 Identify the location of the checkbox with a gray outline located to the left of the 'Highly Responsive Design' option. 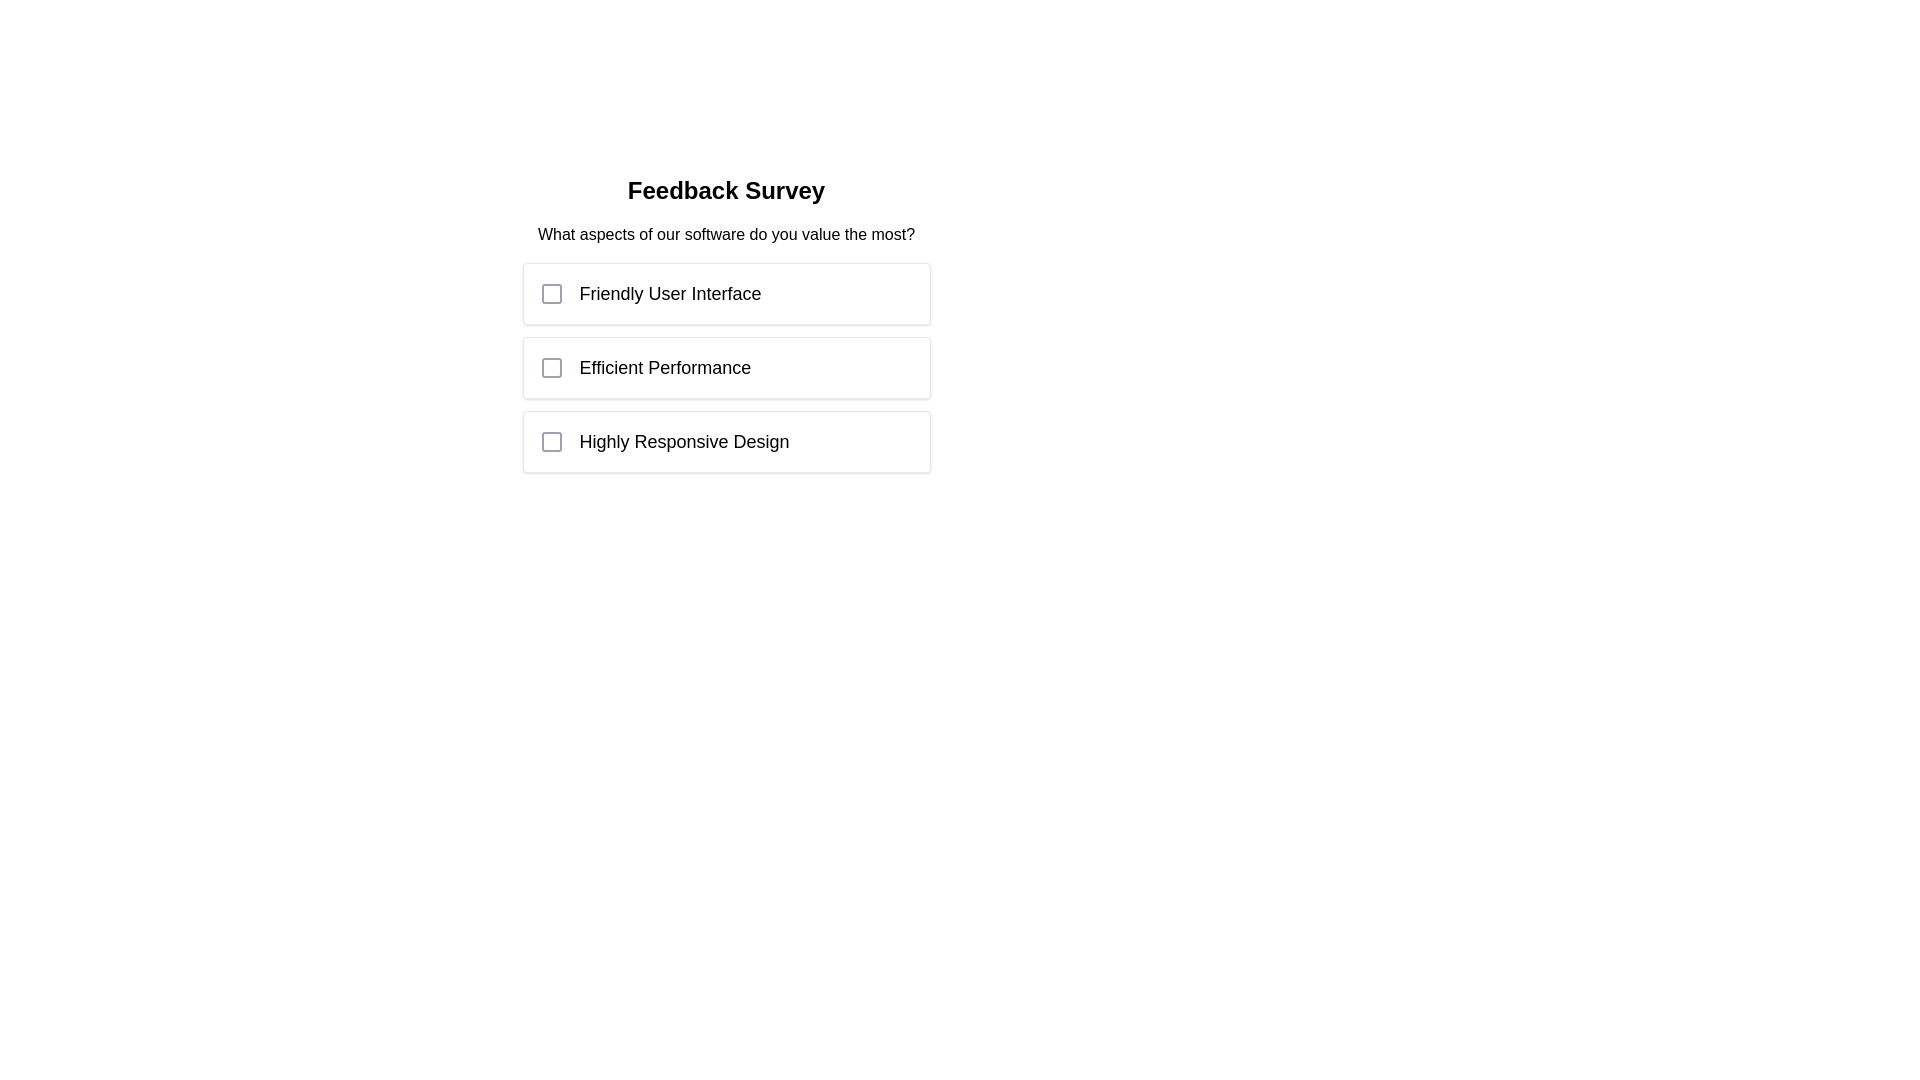
(551, 441).